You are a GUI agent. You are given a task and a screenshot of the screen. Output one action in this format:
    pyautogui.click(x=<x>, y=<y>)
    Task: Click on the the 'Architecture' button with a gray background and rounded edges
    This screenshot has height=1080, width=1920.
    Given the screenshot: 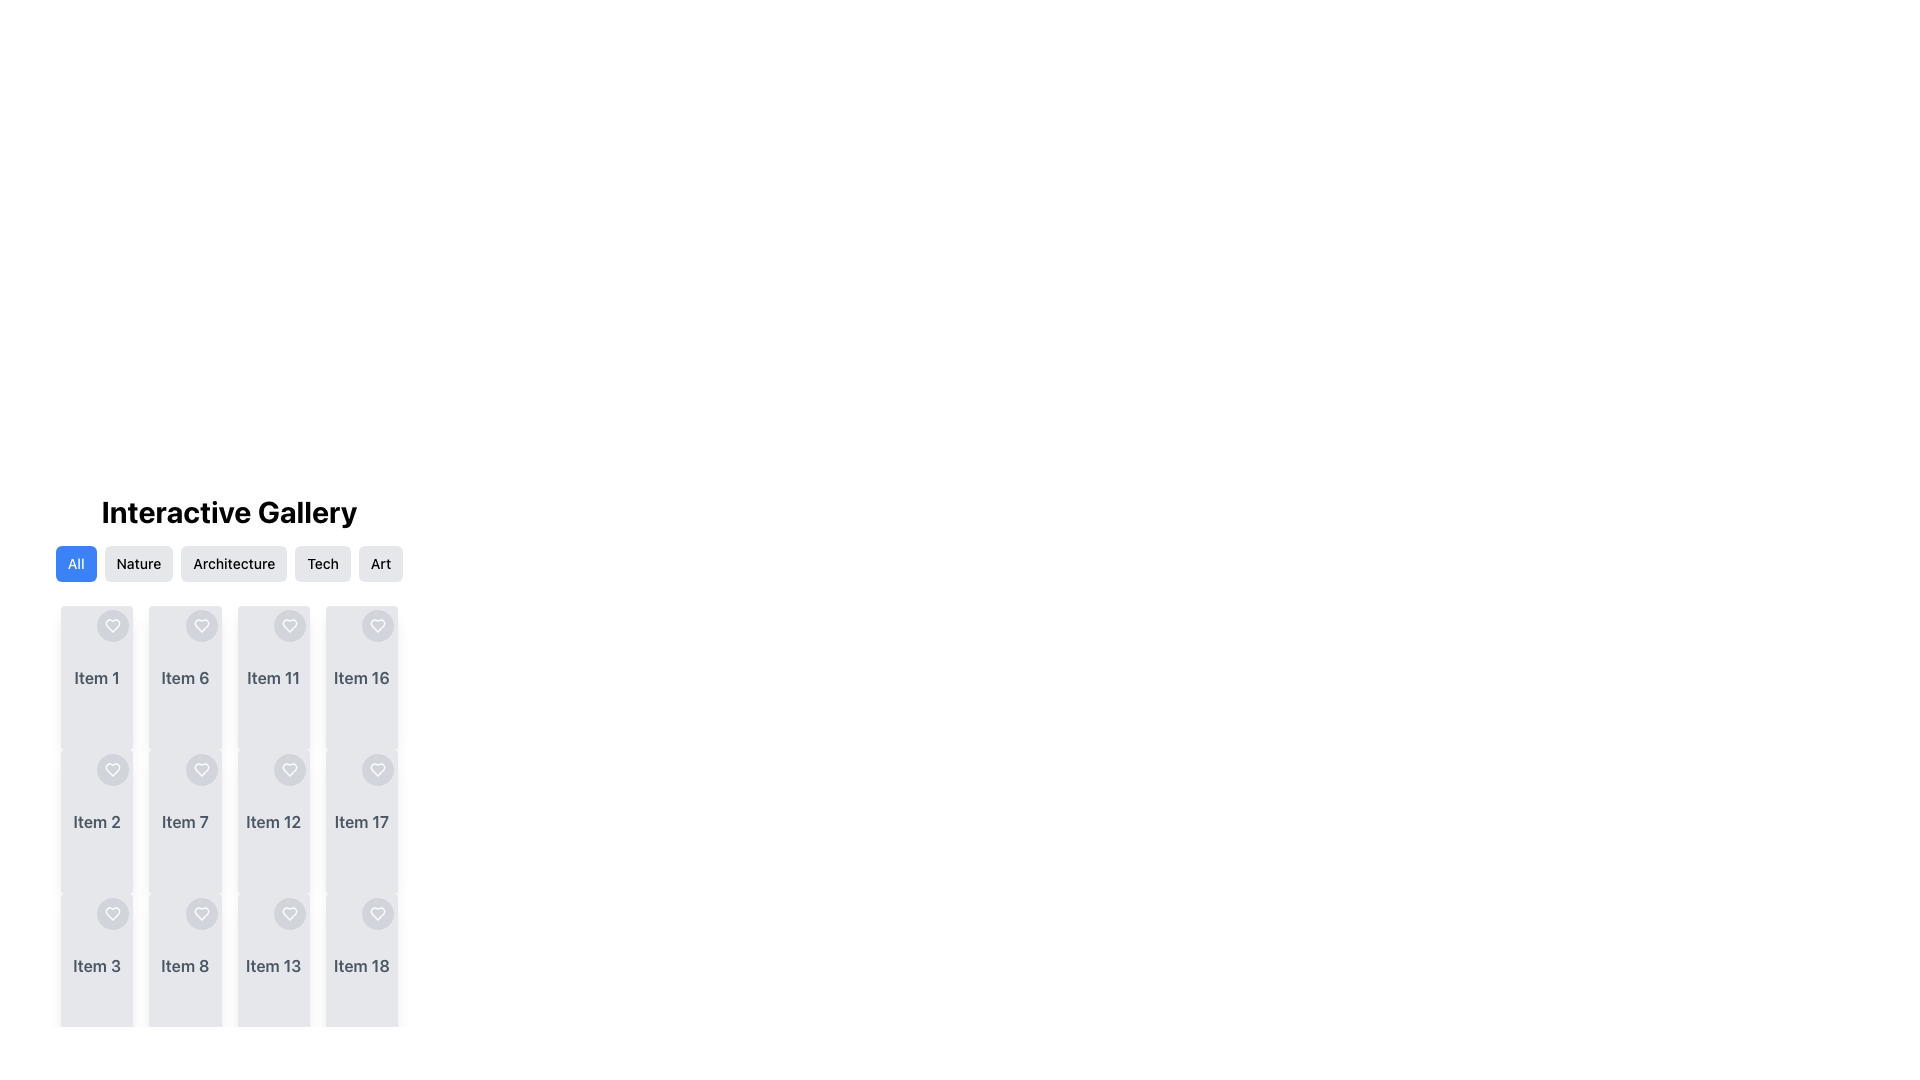 What is the action you would take?
    pyautogui.click(x=234, y=563)
    